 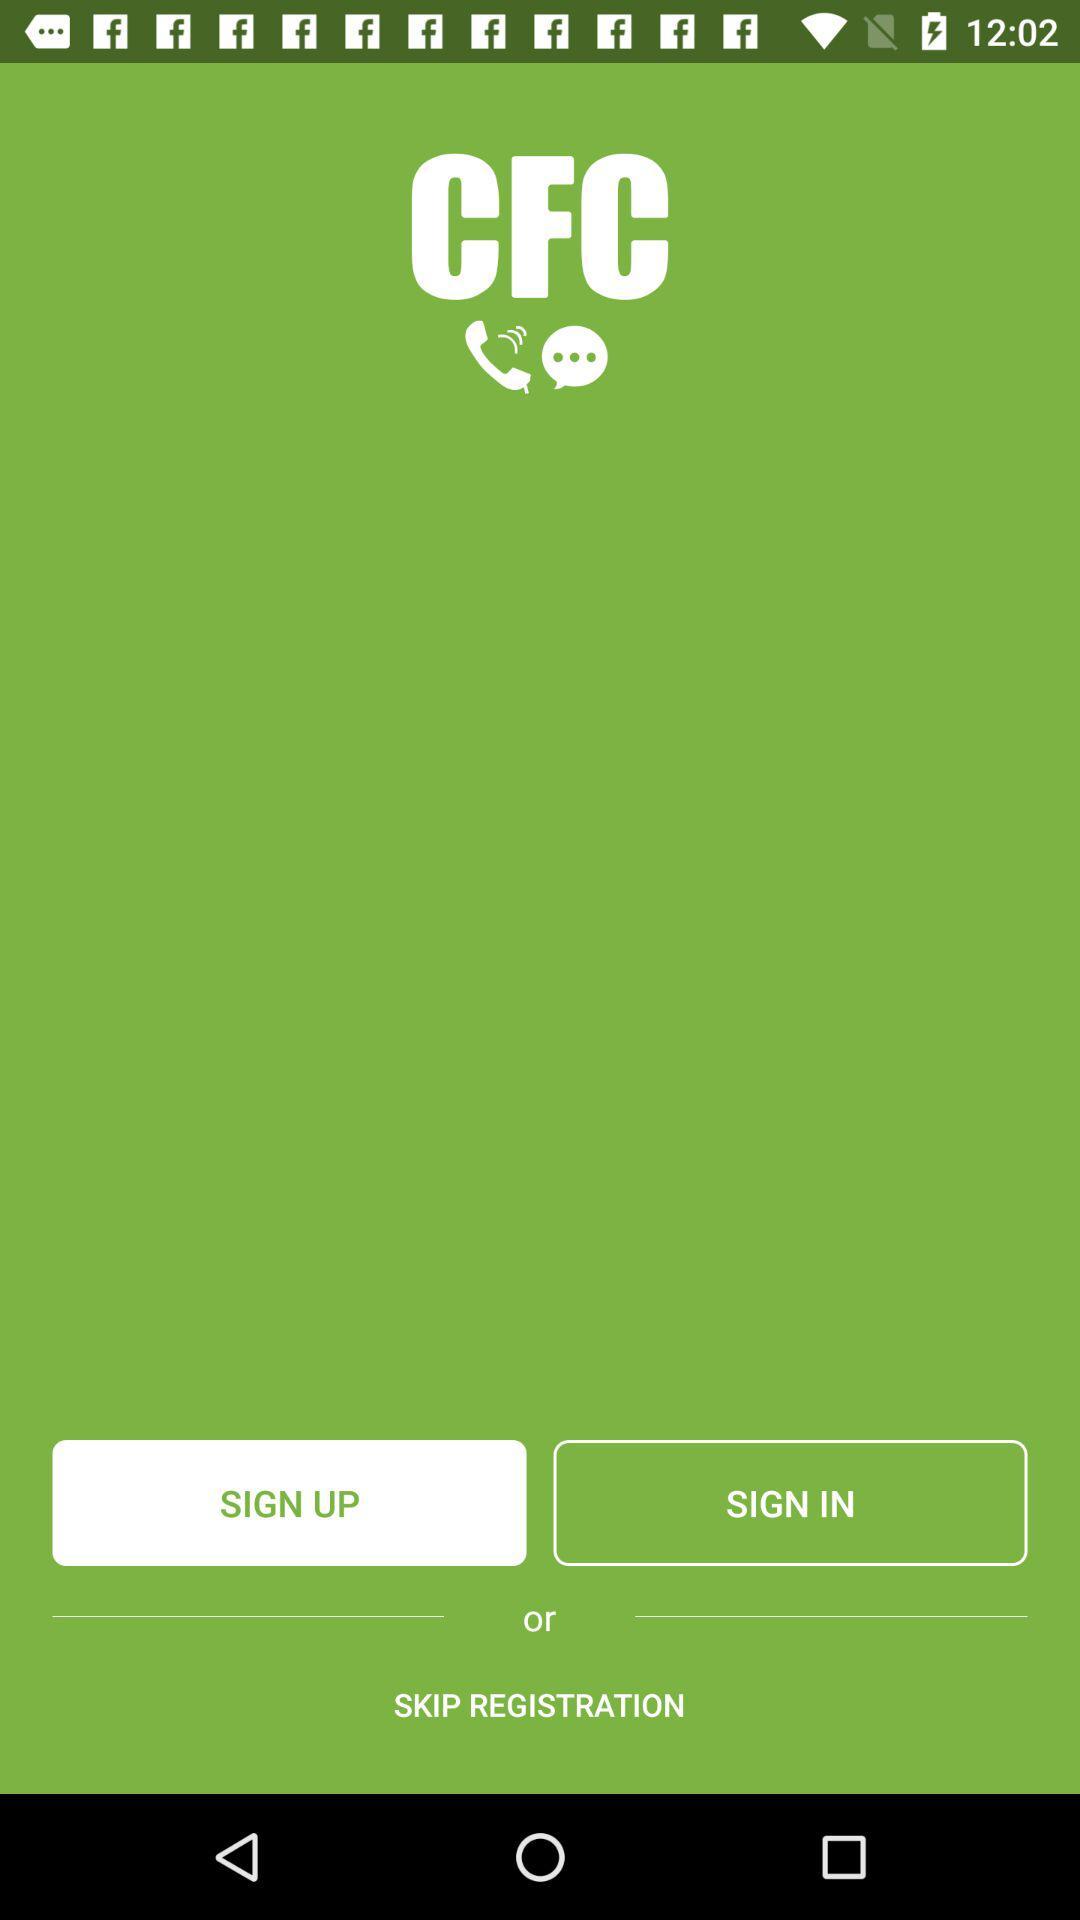 I want to click on icon above or item, so click(x=289, y=1502).